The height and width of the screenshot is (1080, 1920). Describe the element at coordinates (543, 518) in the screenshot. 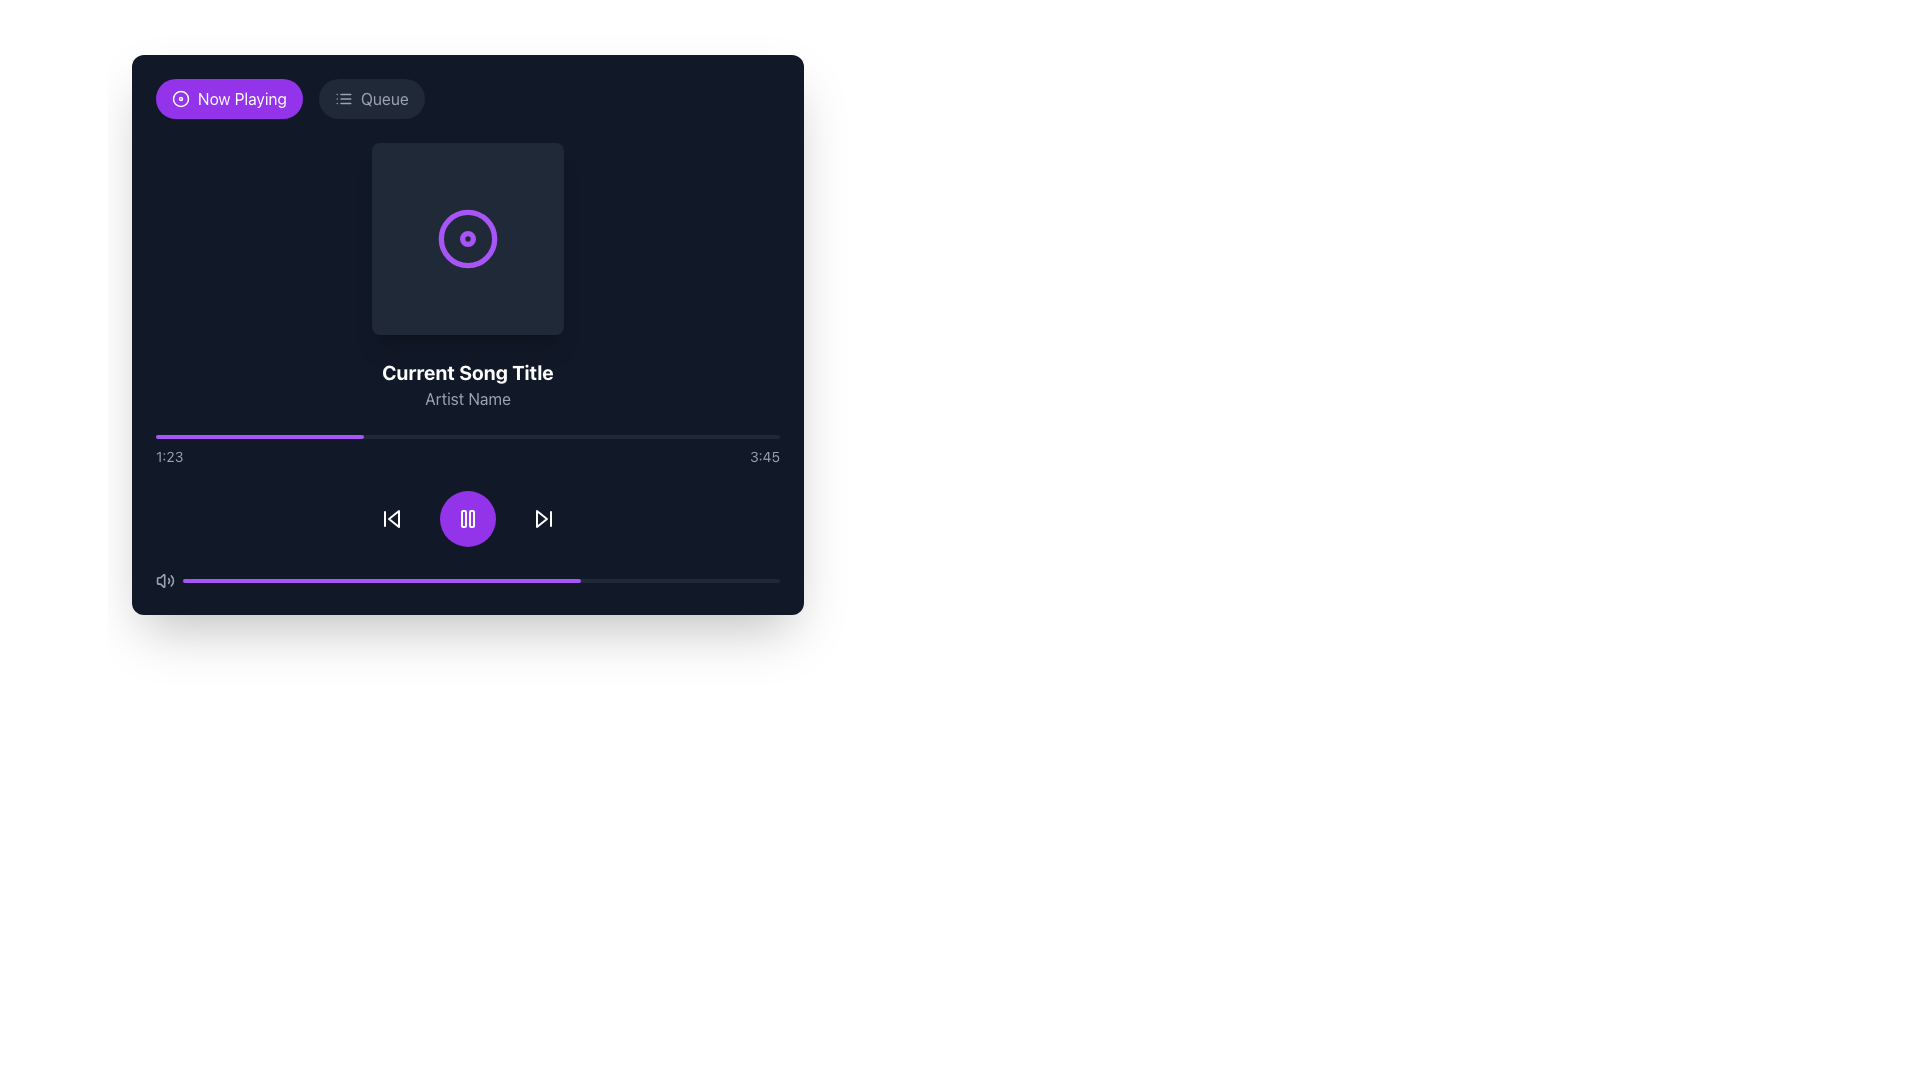

I see `the skip-forward button located in the media playback interface, which is positioned immediately to the right of the circular play button, to skip to the next track` at that location.